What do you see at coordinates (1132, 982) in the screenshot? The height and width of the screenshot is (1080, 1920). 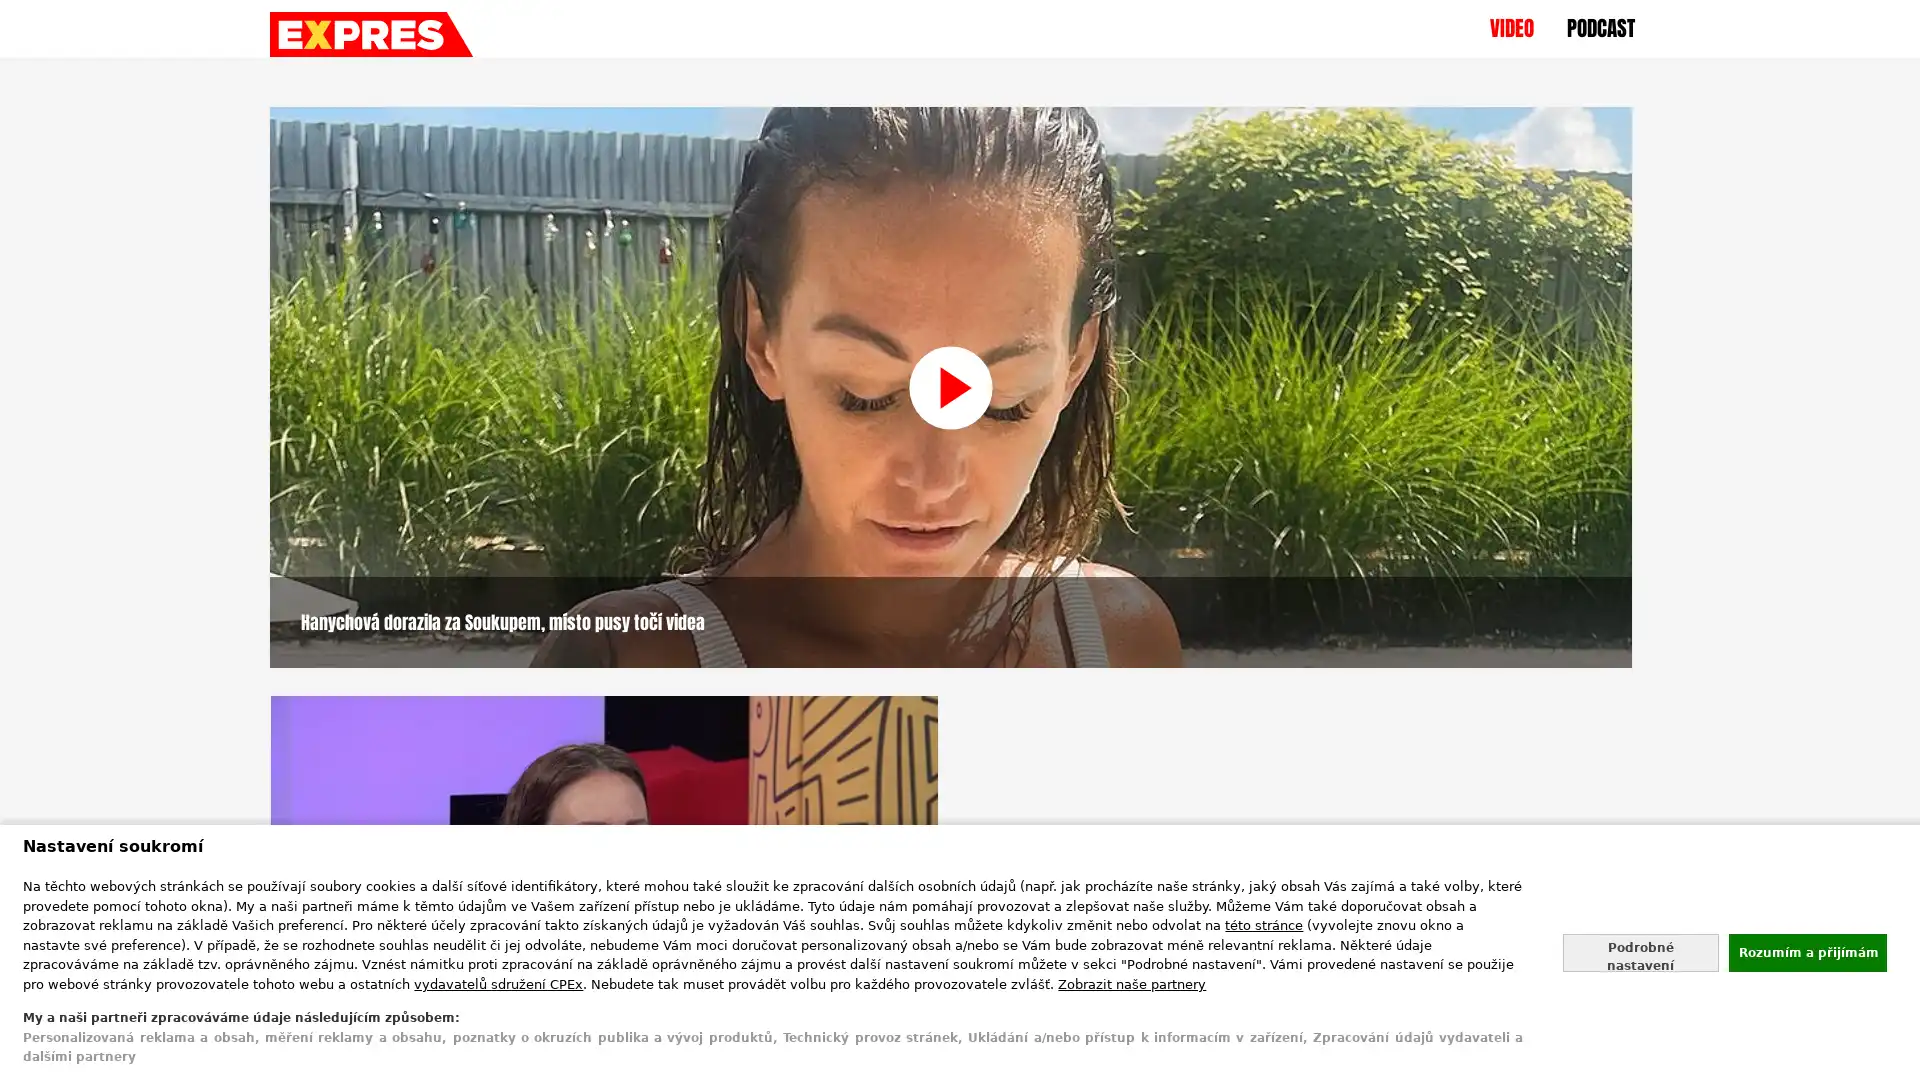 I see `Zobrazit nase partnery` at bounding box center [1132, 982].